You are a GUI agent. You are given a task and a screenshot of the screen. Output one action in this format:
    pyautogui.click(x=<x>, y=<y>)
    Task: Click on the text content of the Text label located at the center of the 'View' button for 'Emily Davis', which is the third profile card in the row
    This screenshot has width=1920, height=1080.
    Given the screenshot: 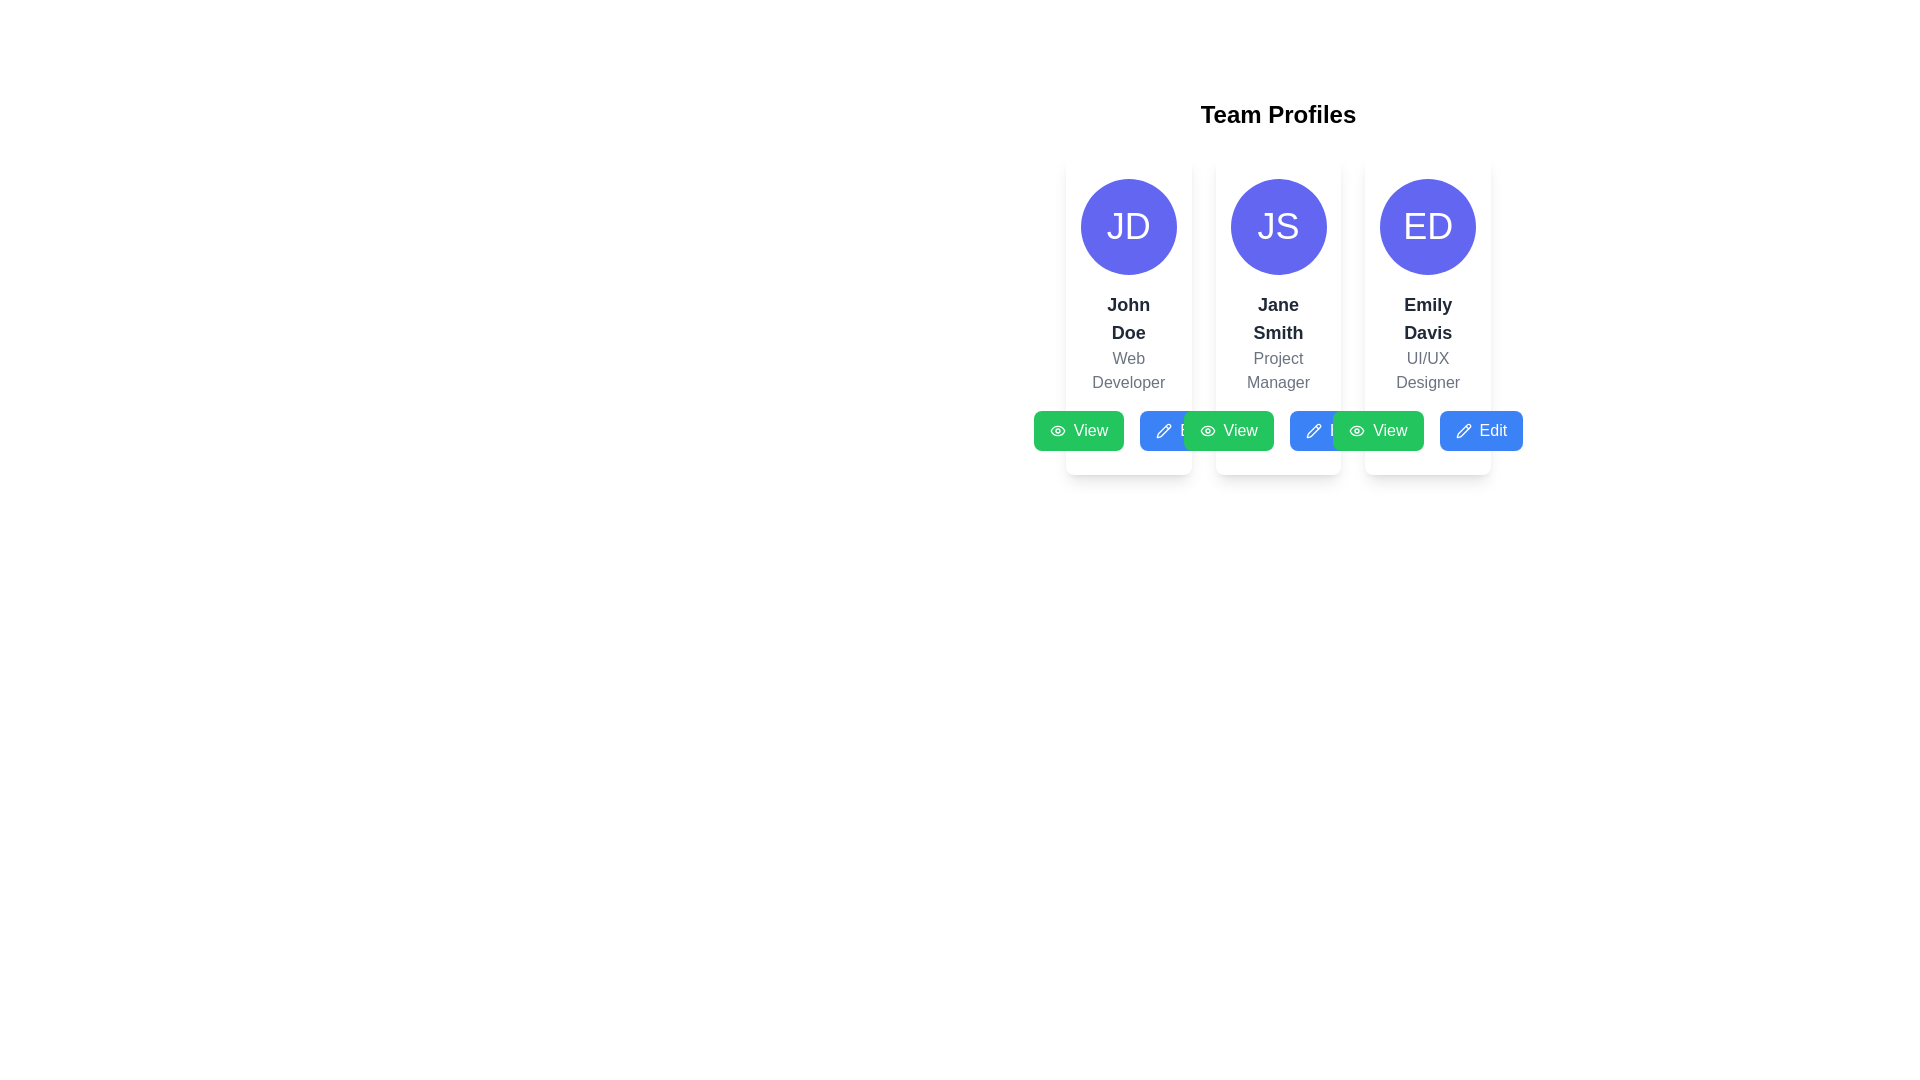 What is the action you would take?
    pyautogui.click(x=1389, y=430)
    